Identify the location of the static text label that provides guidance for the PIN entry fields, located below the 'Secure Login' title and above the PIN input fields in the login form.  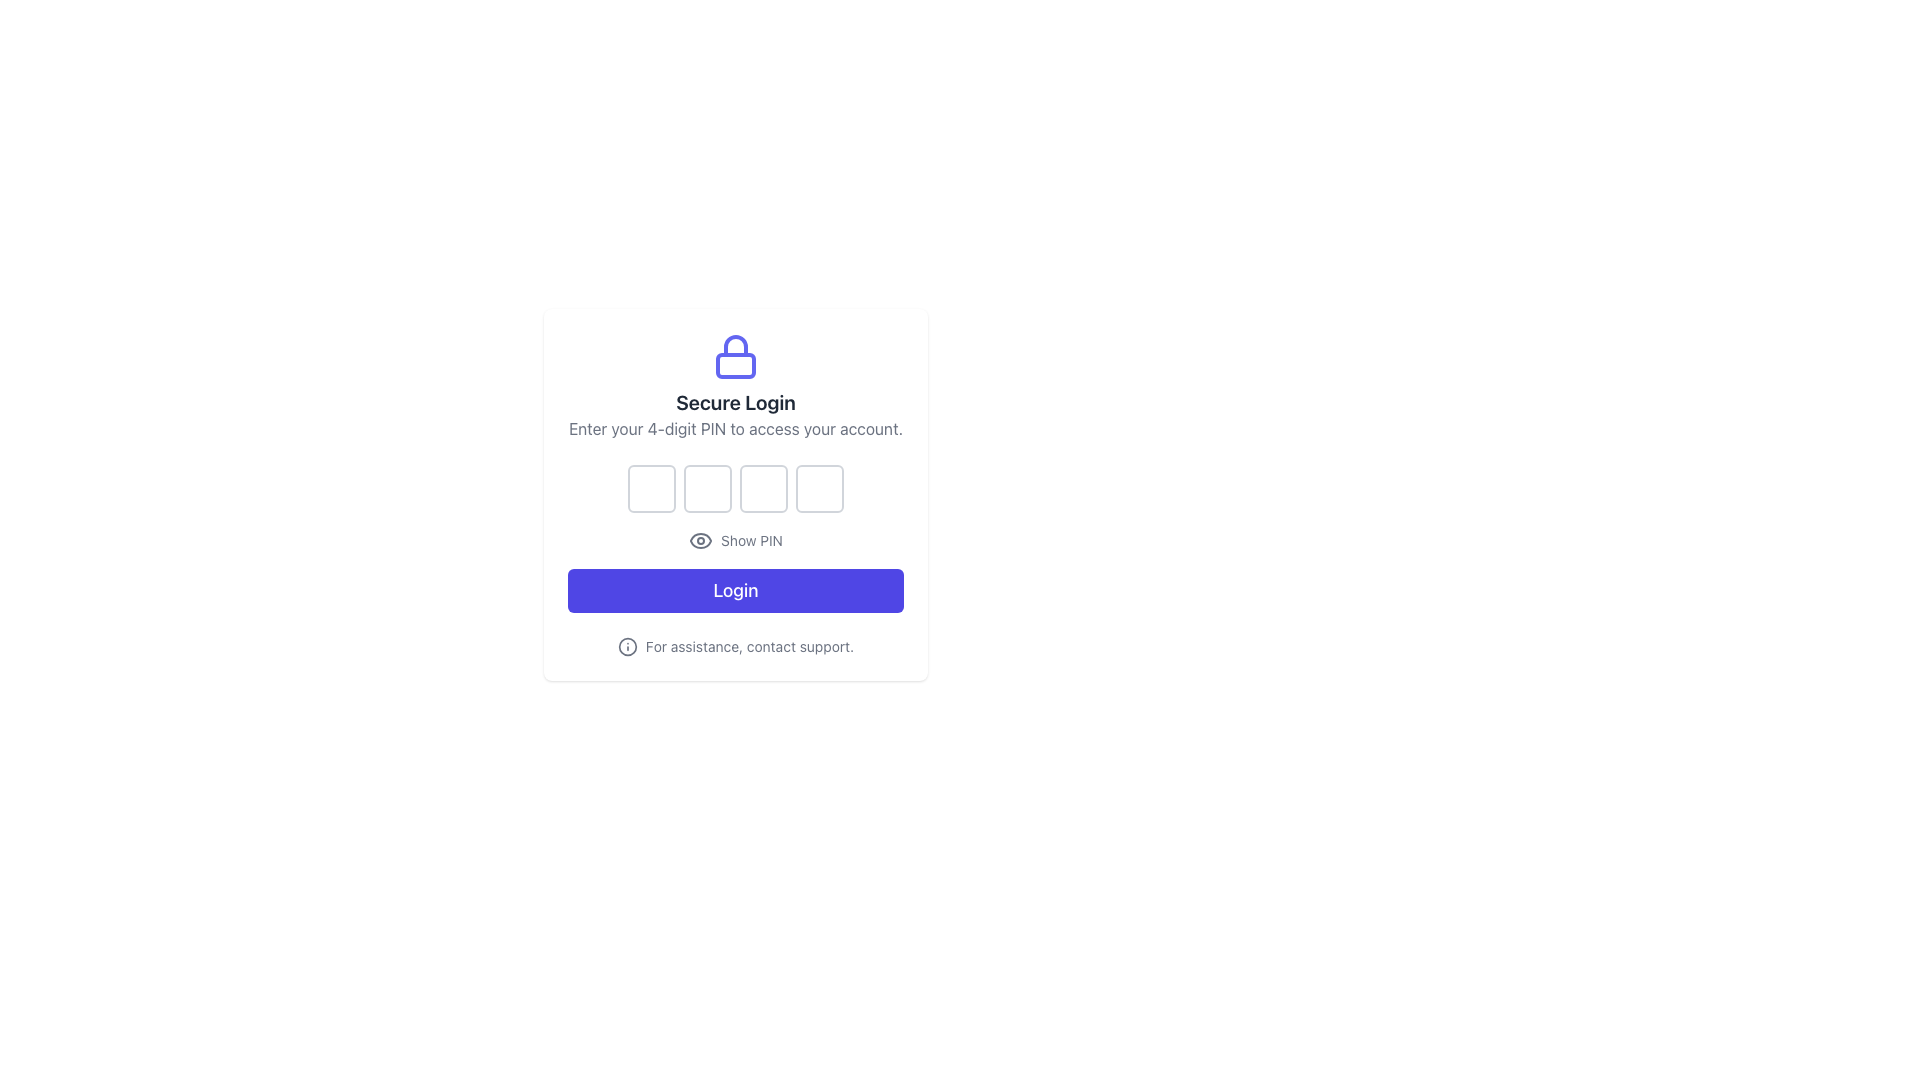
(734, 427).